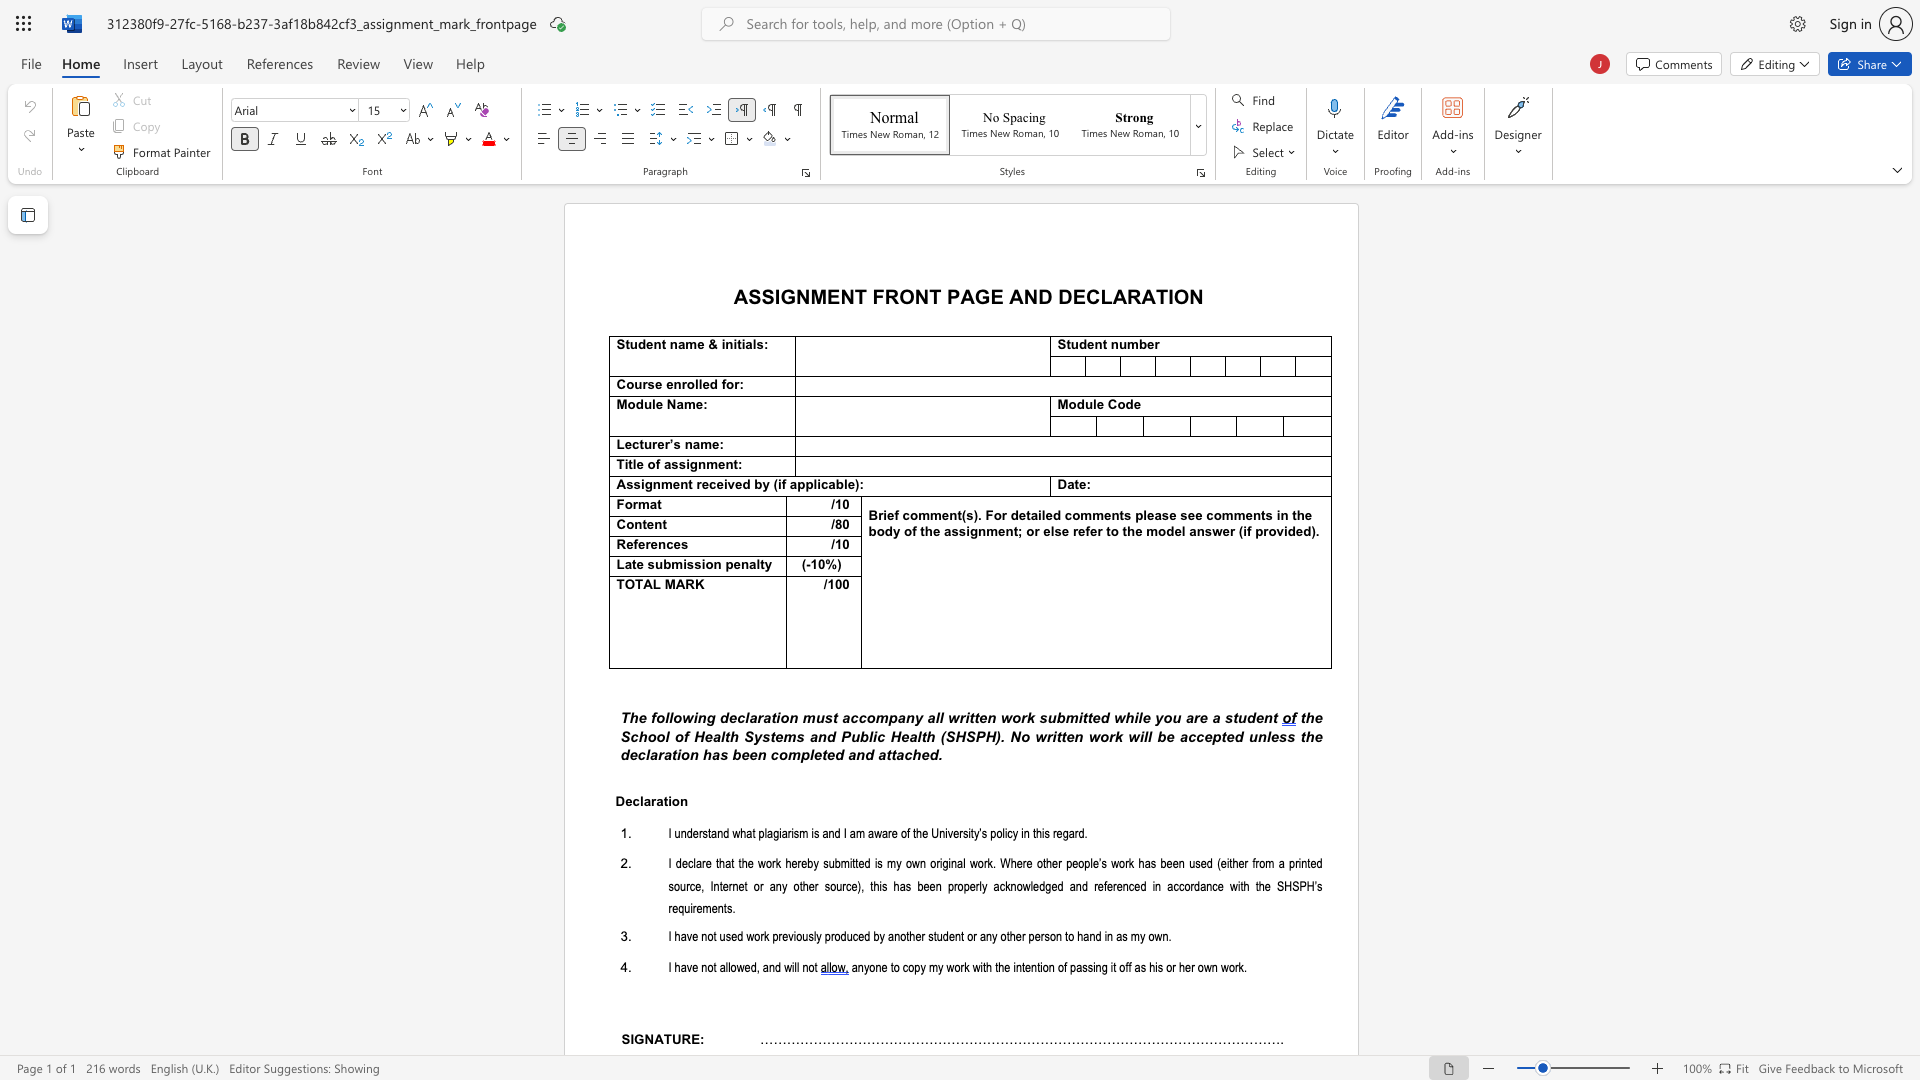 This screenshot has width=1920, height=1080. I want to click on the subset text "following" within the text "following d", so click(651, 717).